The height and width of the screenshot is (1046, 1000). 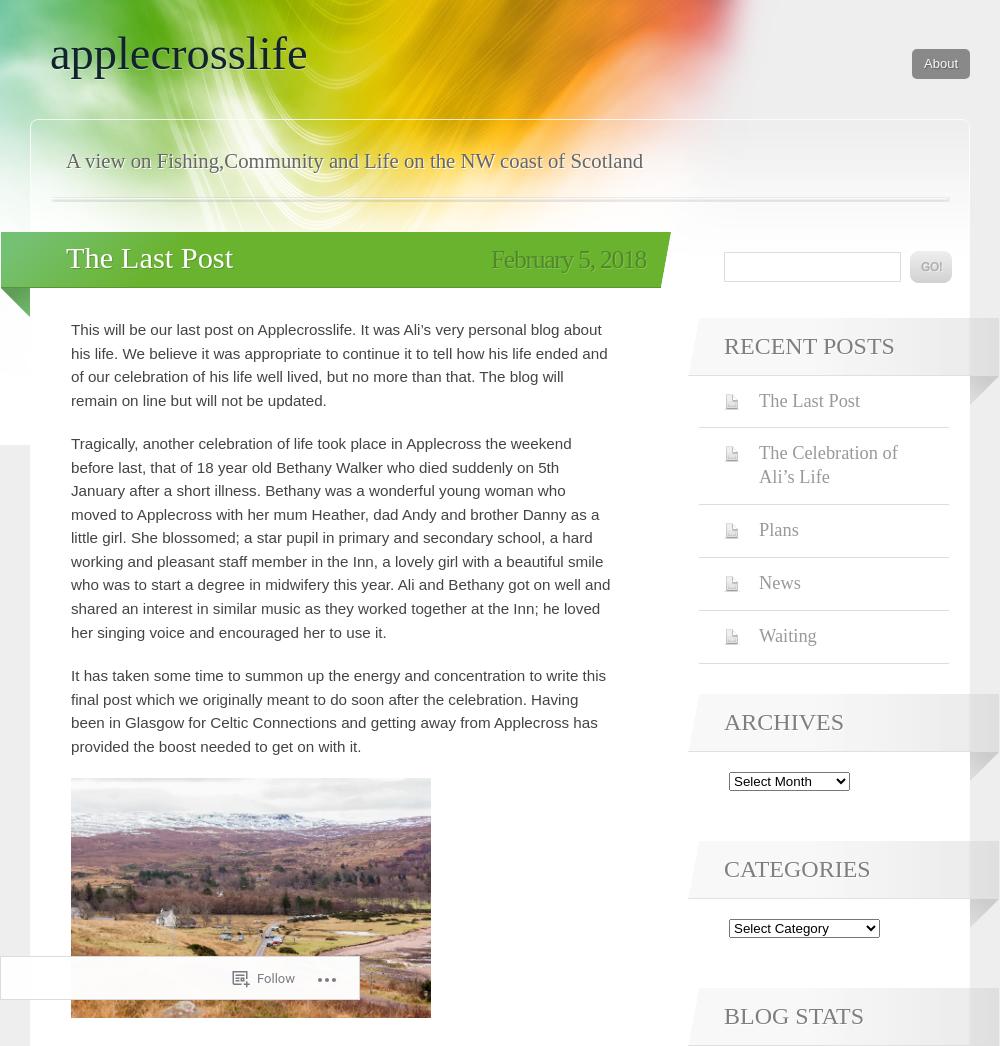 I want to click on 'Follow', so click(x=257, y=977).